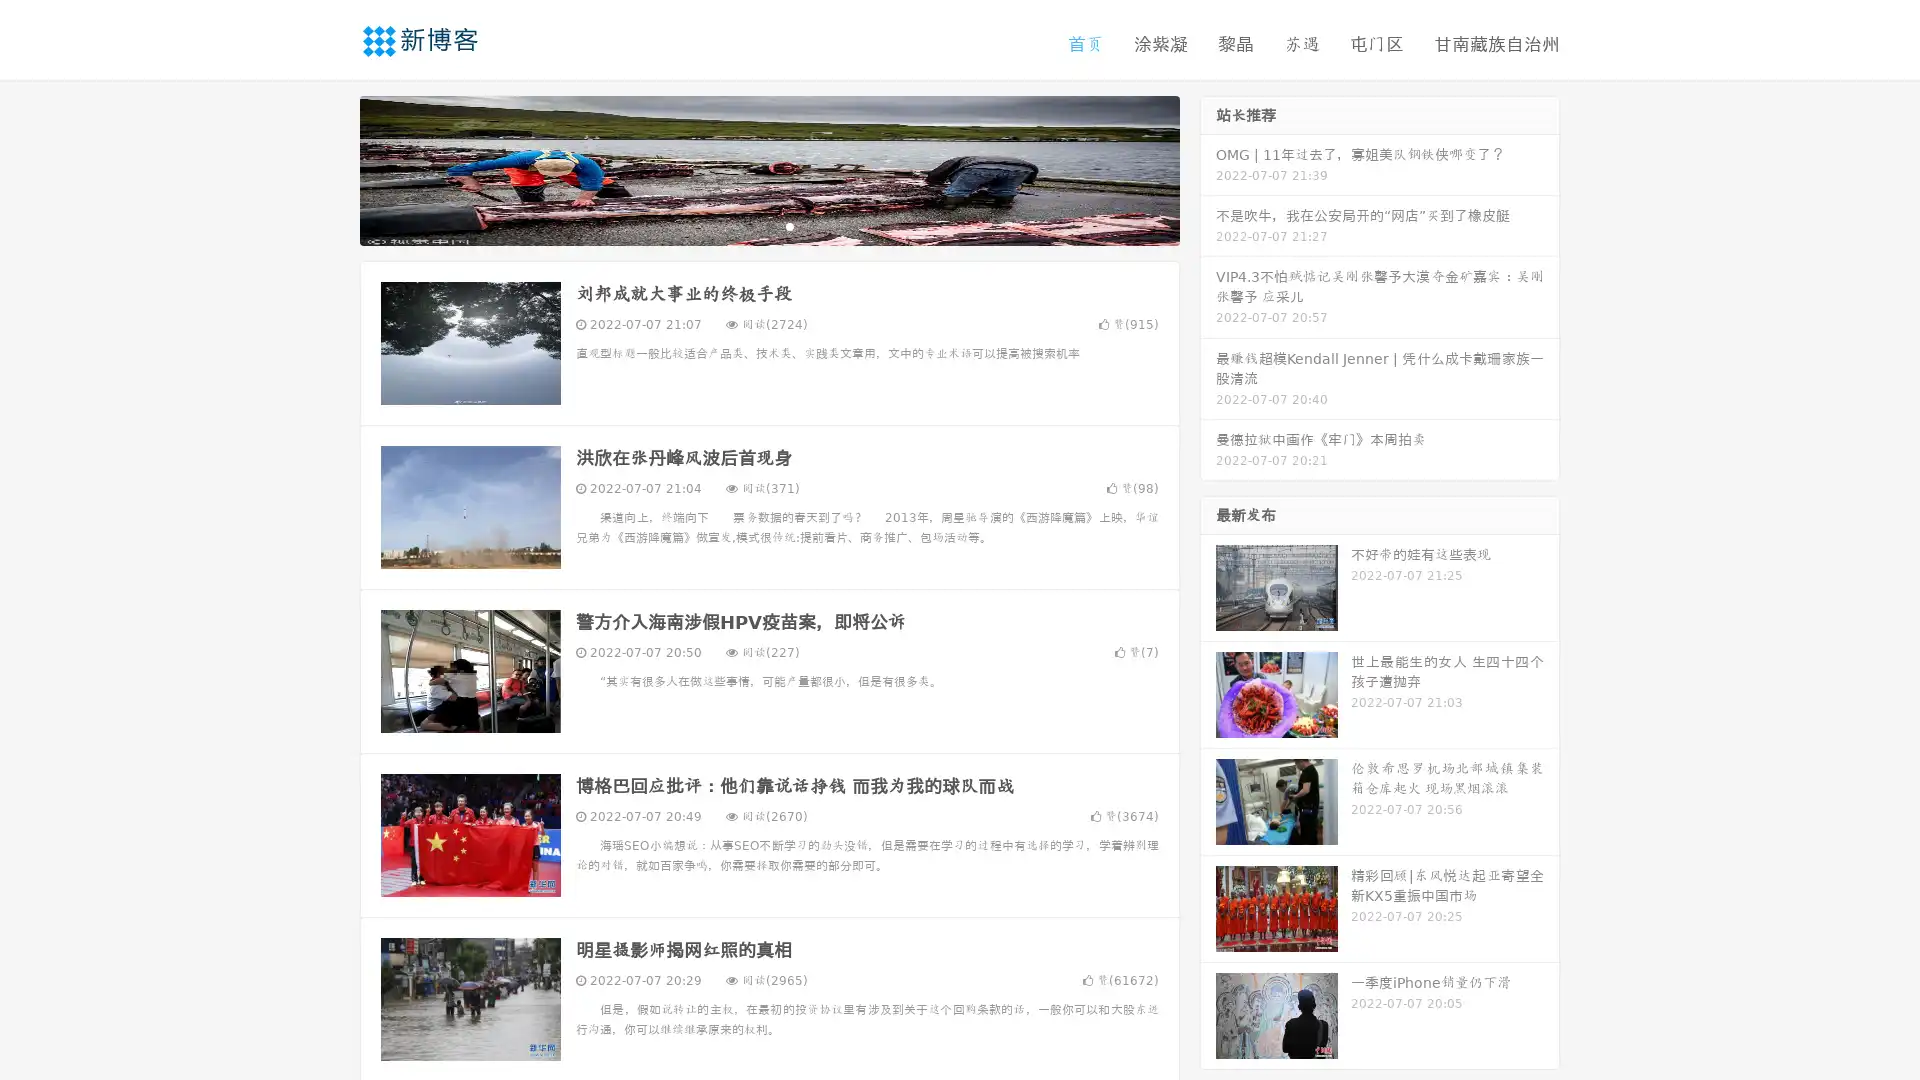 The width and height of the screenshot is (1920, 1080). I want to click on Go to slide 2, so click(768, 225).